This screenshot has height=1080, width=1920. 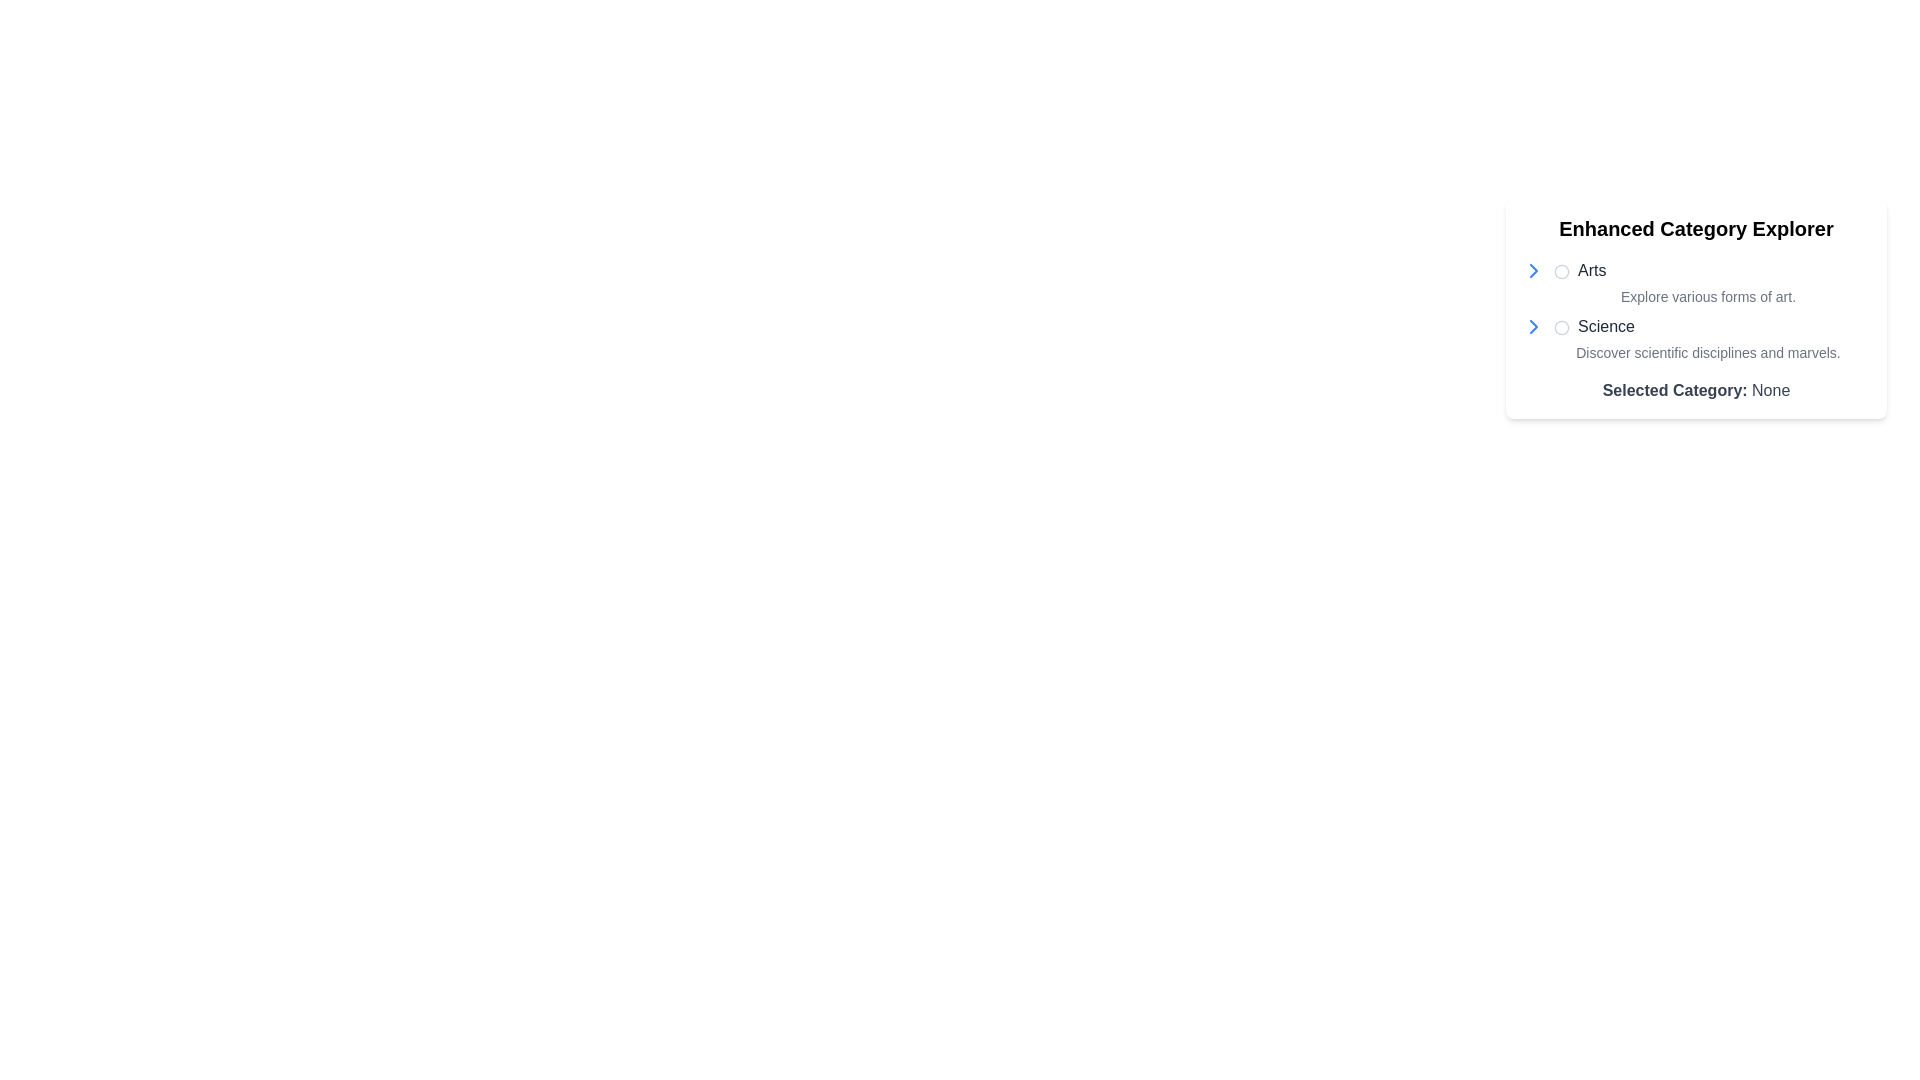 What do you see at coordinates (1533, 326) in the screenshot?
I see `the blue rightward-facing chevron icon located to the left of the text 'Science'` at bounding box center [1533, 326].